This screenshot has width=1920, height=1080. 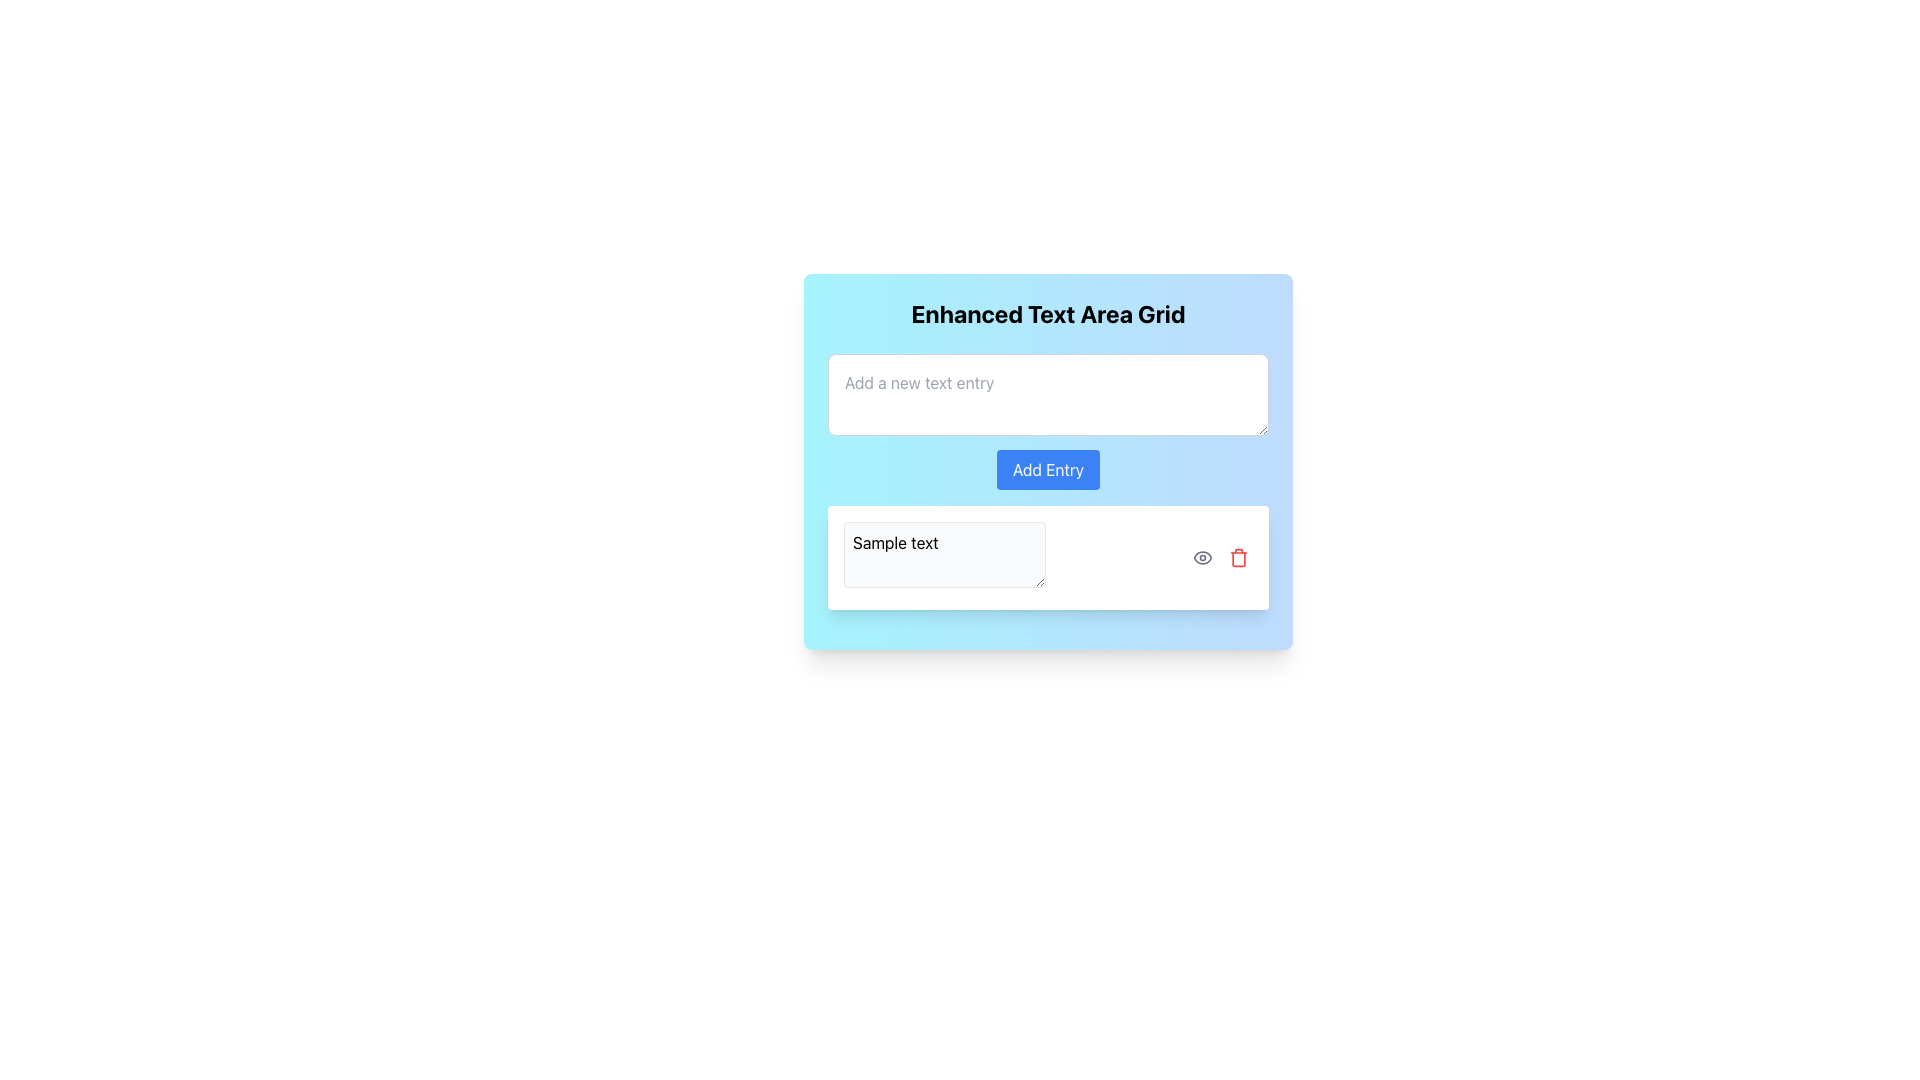 What do you see at coordinates (1237, 558) in the screenshot?
I see `the delete icon button located in the bottom right corner of the text entry box` at bounding box center [1237, 558].